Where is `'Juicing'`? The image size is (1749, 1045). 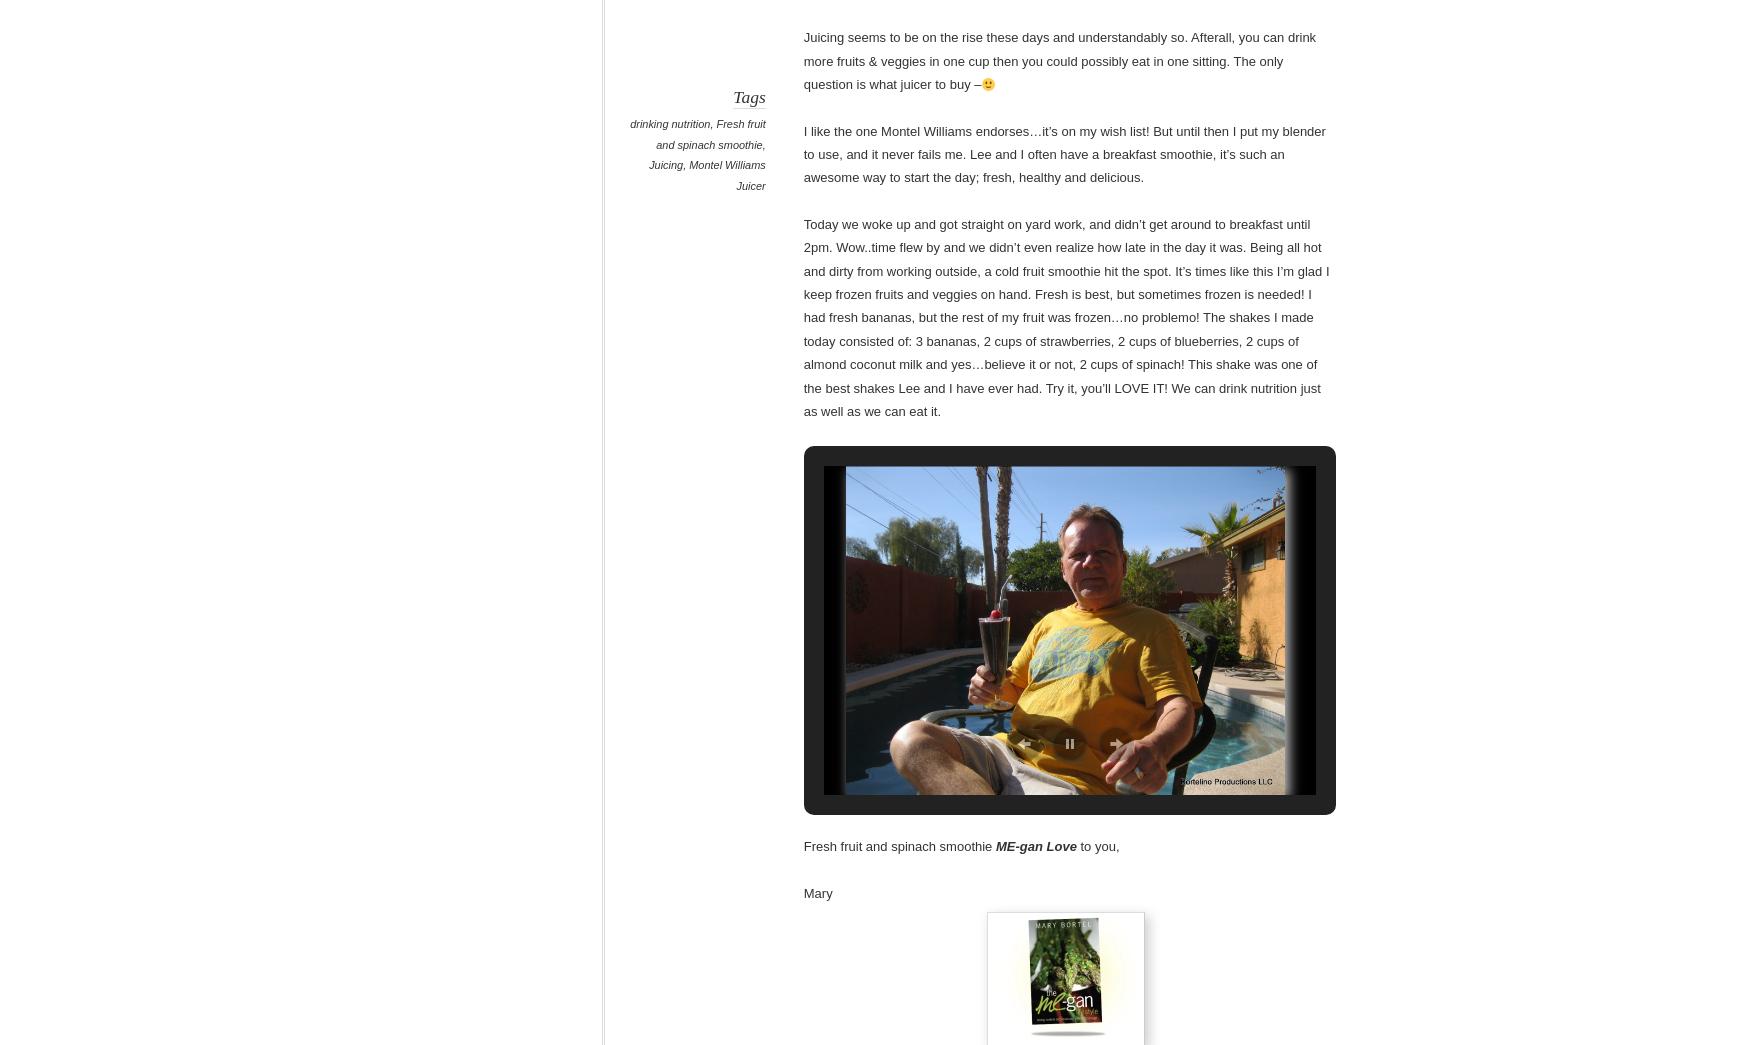 'Juicing' is located at coordinates (649, 164).